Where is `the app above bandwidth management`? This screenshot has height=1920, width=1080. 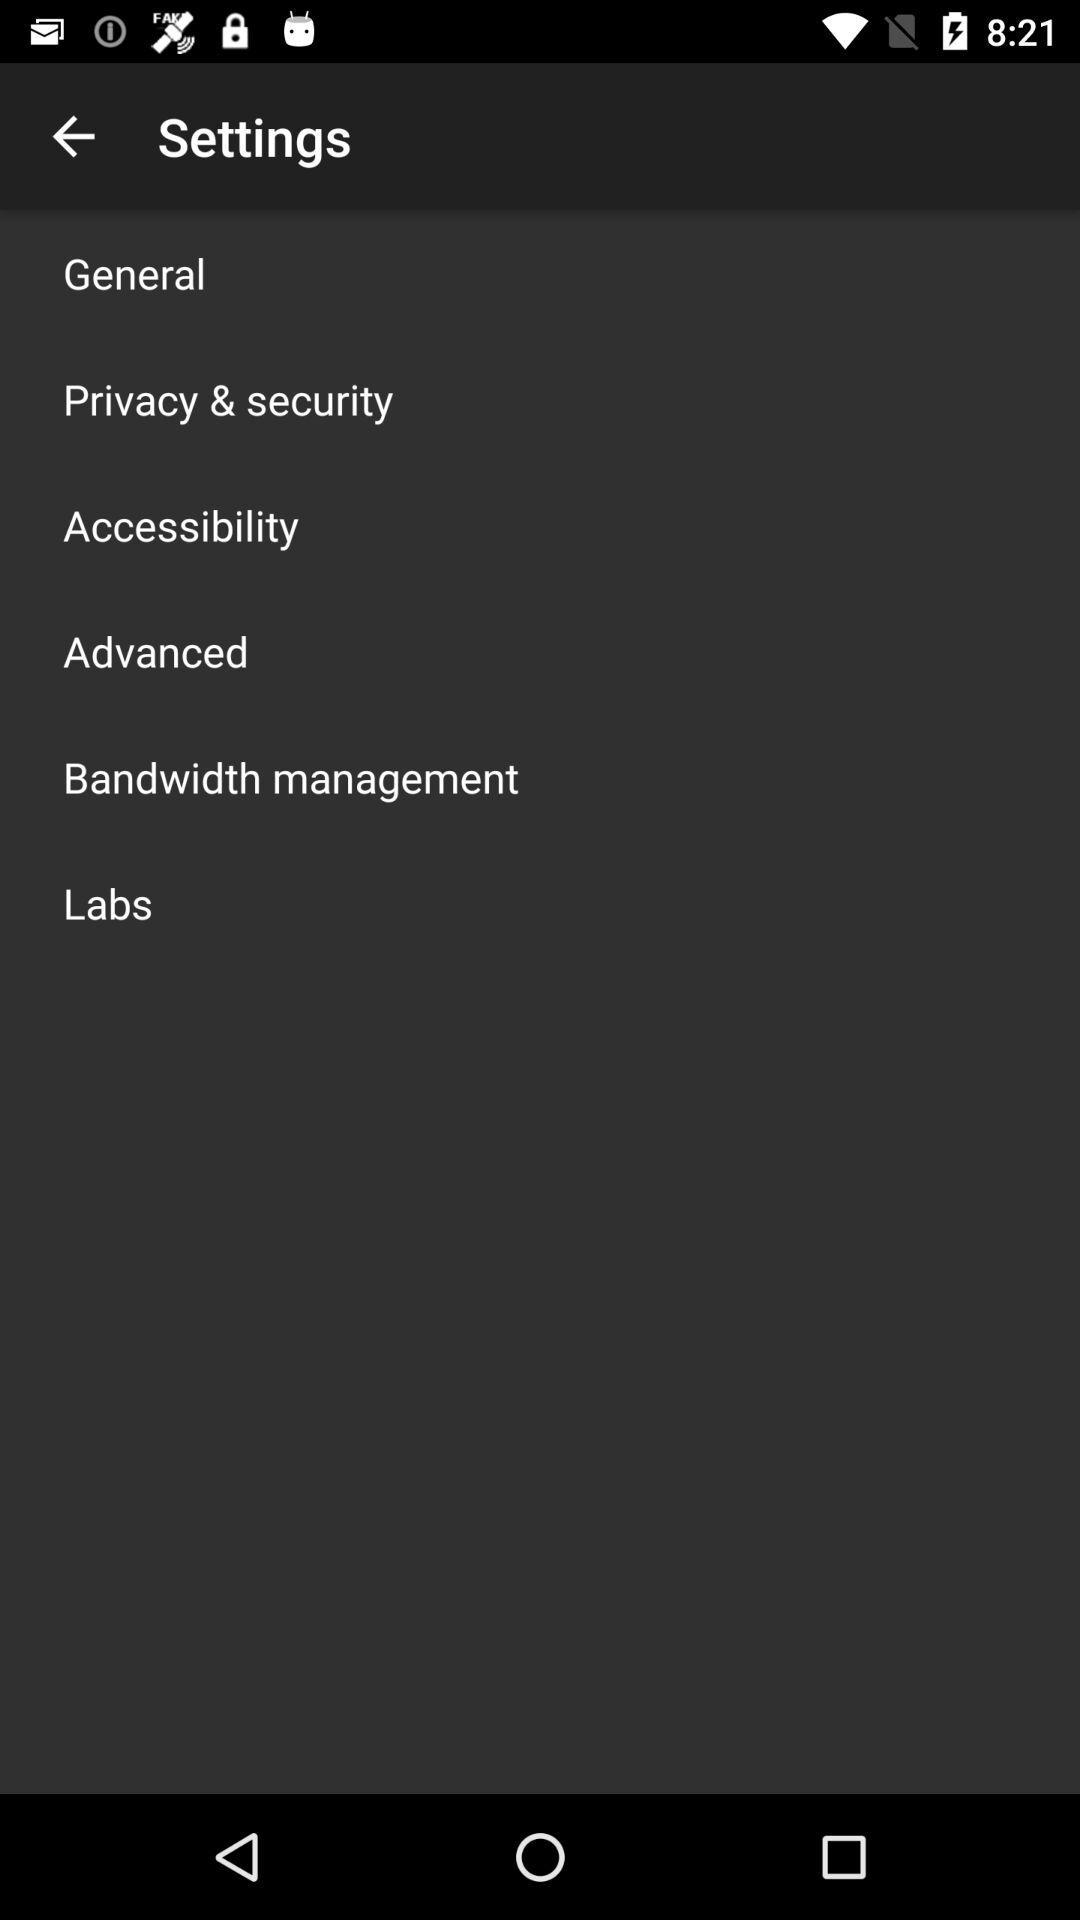
the app above bandwidth management is located at coordinates (154, 651).